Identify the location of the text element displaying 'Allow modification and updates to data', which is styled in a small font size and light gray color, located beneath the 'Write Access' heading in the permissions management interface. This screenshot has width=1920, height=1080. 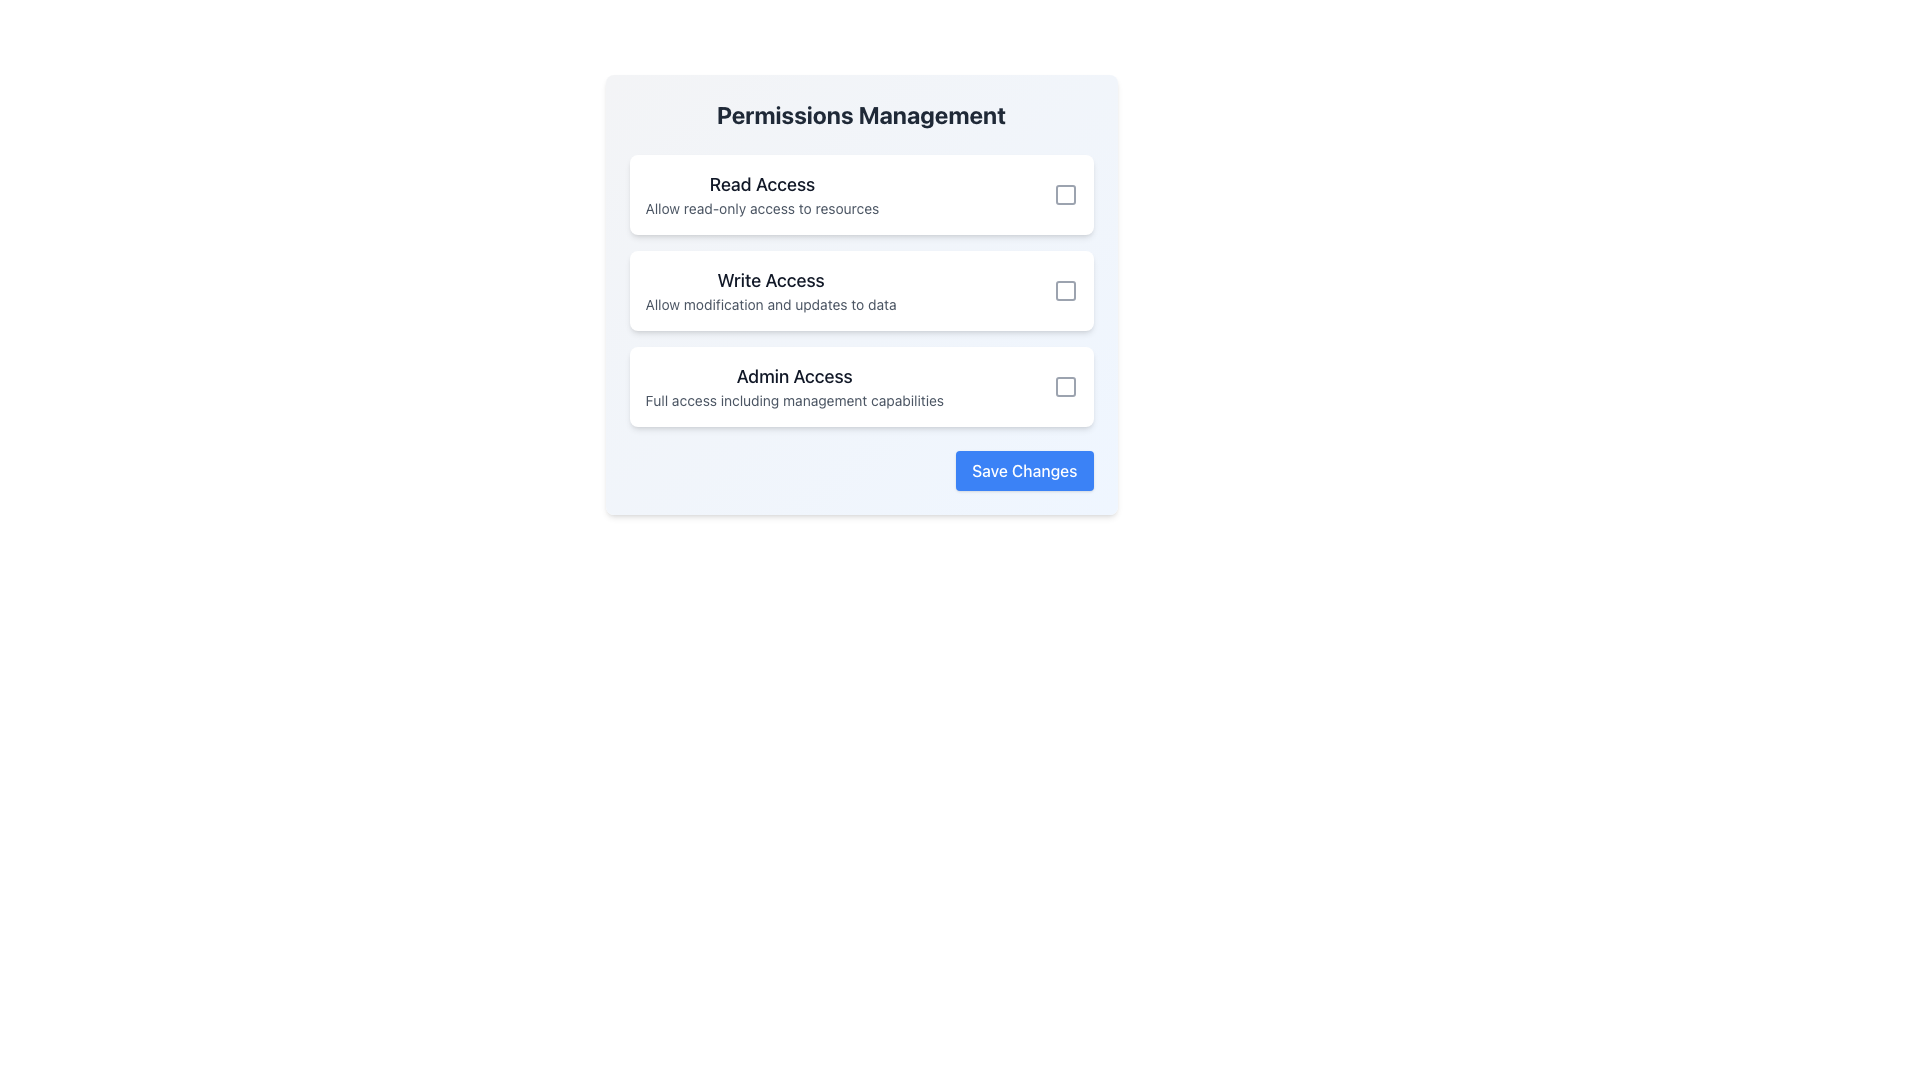
(770, 304).